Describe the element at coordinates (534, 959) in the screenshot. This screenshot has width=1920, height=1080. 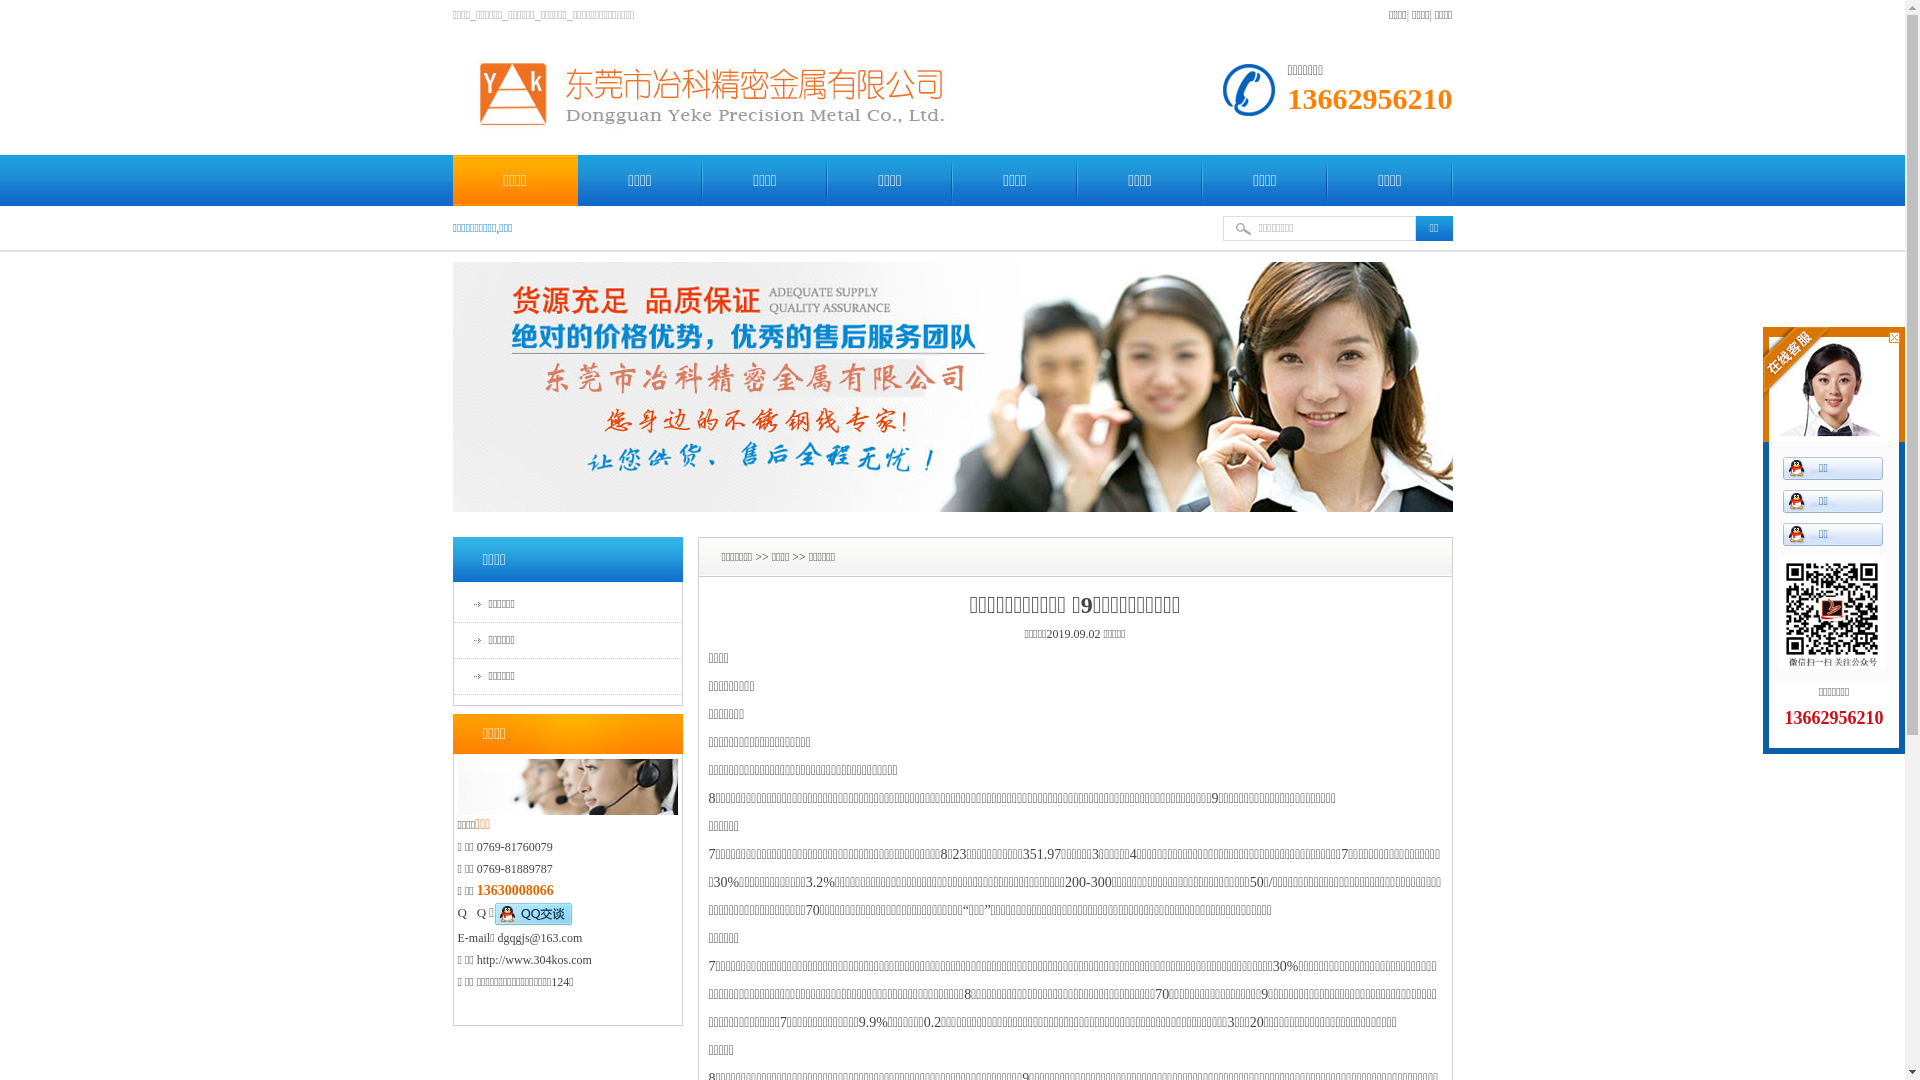
I see `'http://www.304kos.com'` at that location.